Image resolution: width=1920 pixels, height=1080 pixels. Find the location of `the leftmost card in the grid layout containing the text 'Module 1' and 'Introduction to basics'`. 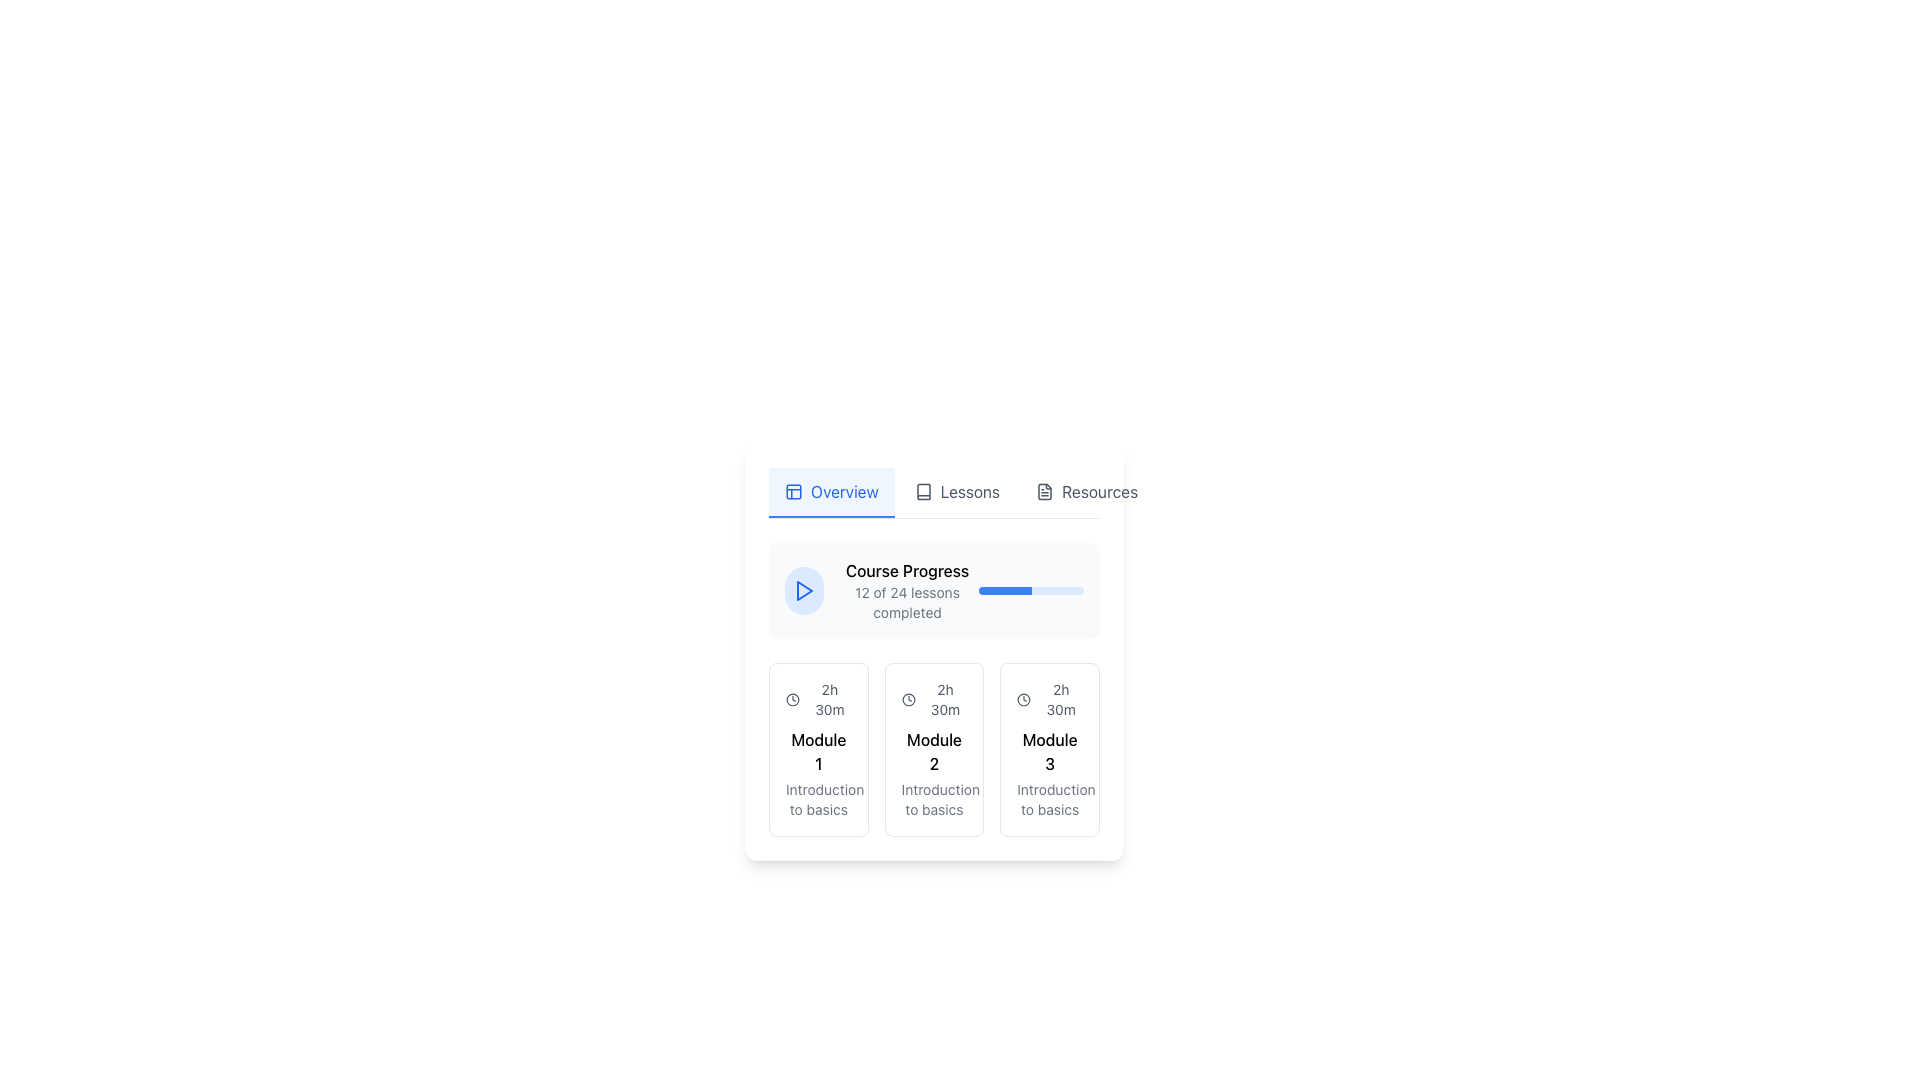

the leftmost card in the grid layout containing the text 'Module 1' and 'Introduction to basics' is located at coordinates (818, 749).